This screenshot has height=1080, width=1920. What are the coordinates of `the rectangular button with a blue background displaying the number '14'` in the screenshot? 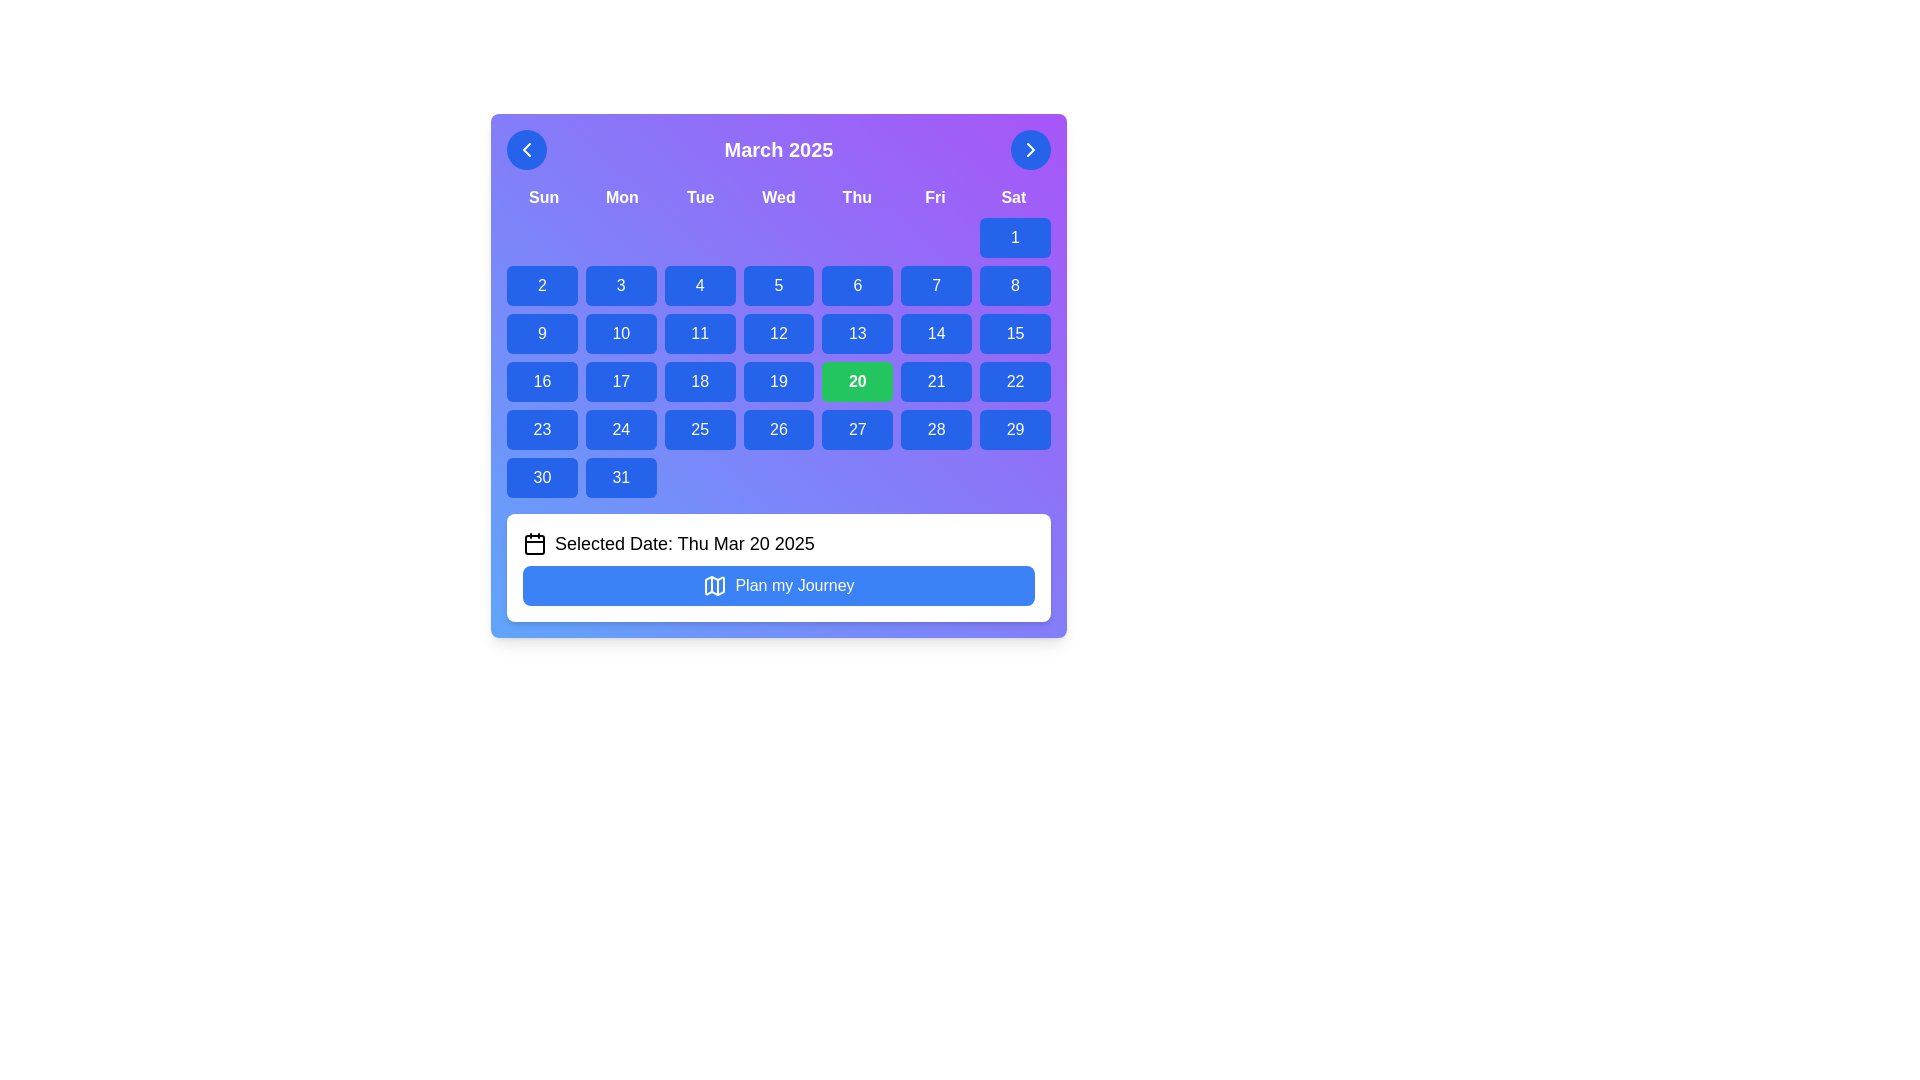 It's located at (935, 333).